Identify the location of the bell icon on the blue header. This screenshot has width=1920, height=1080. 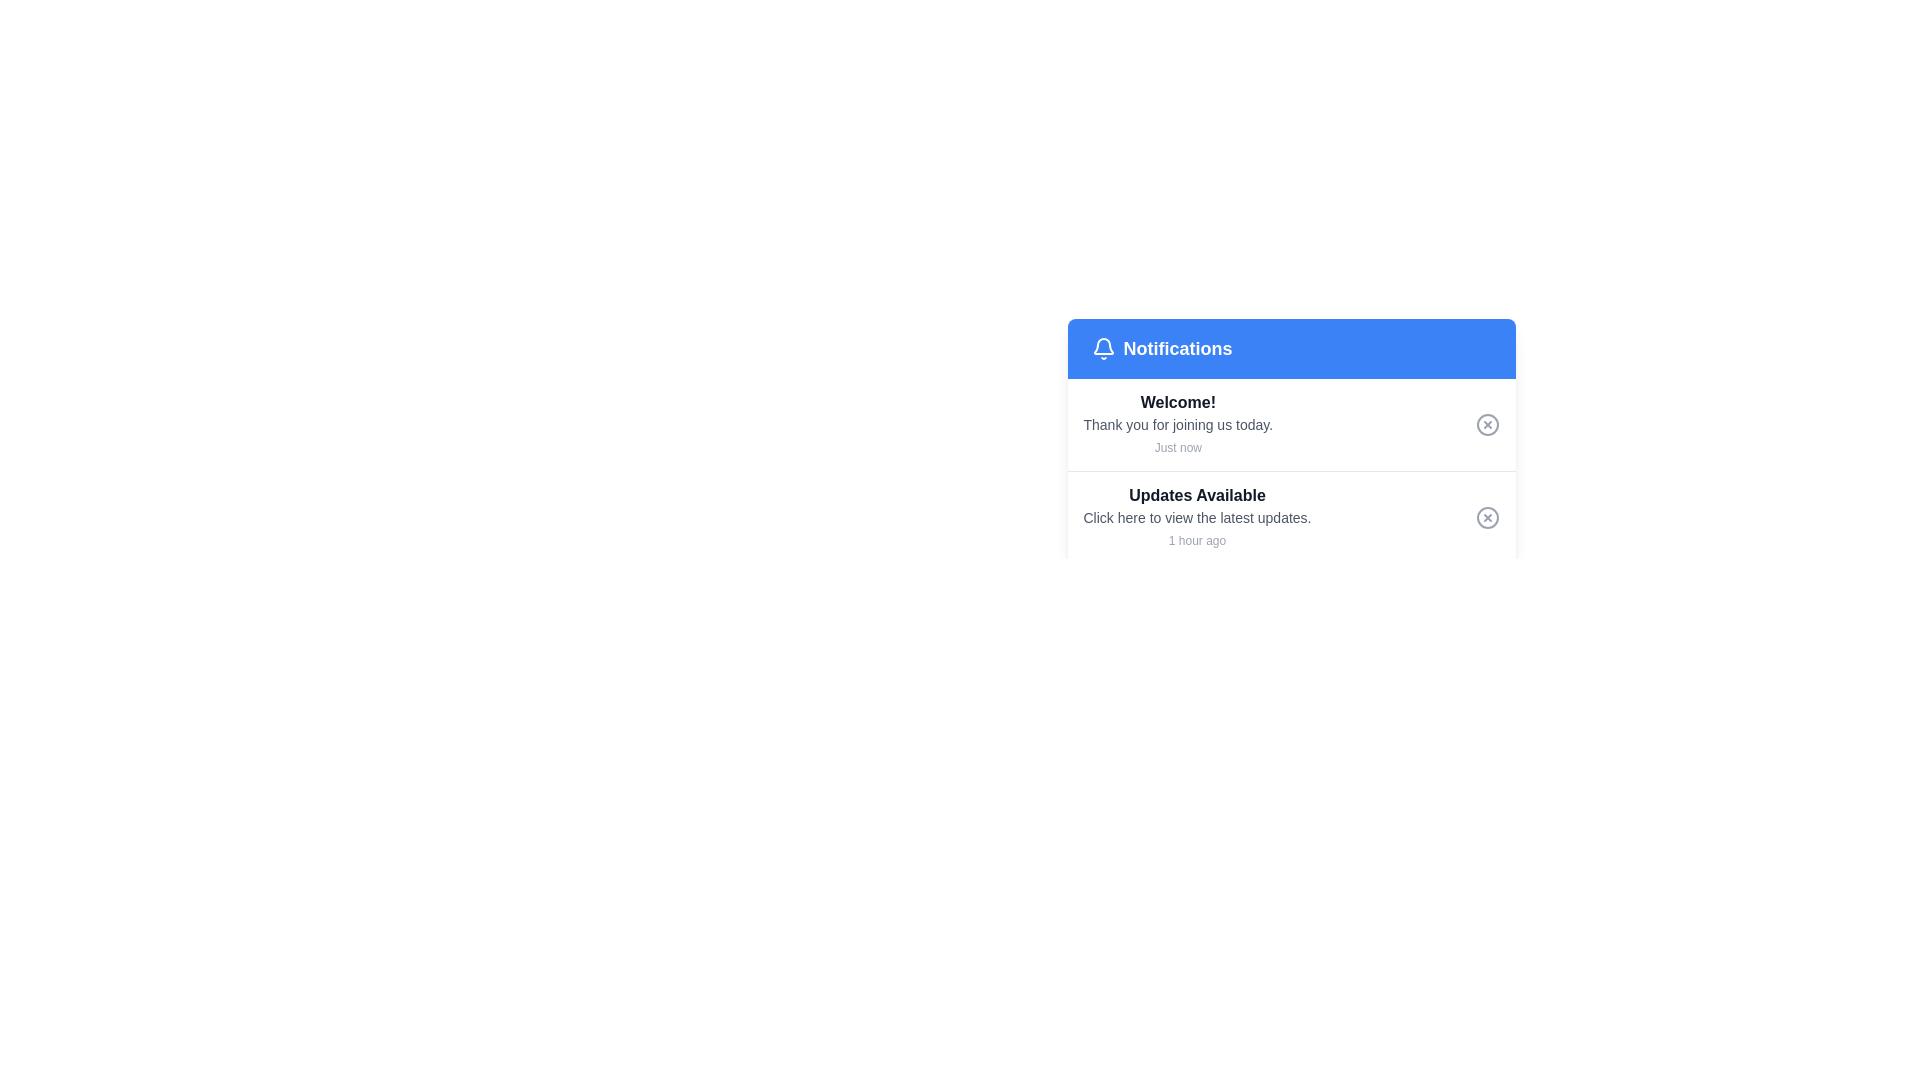
(1102, 347).